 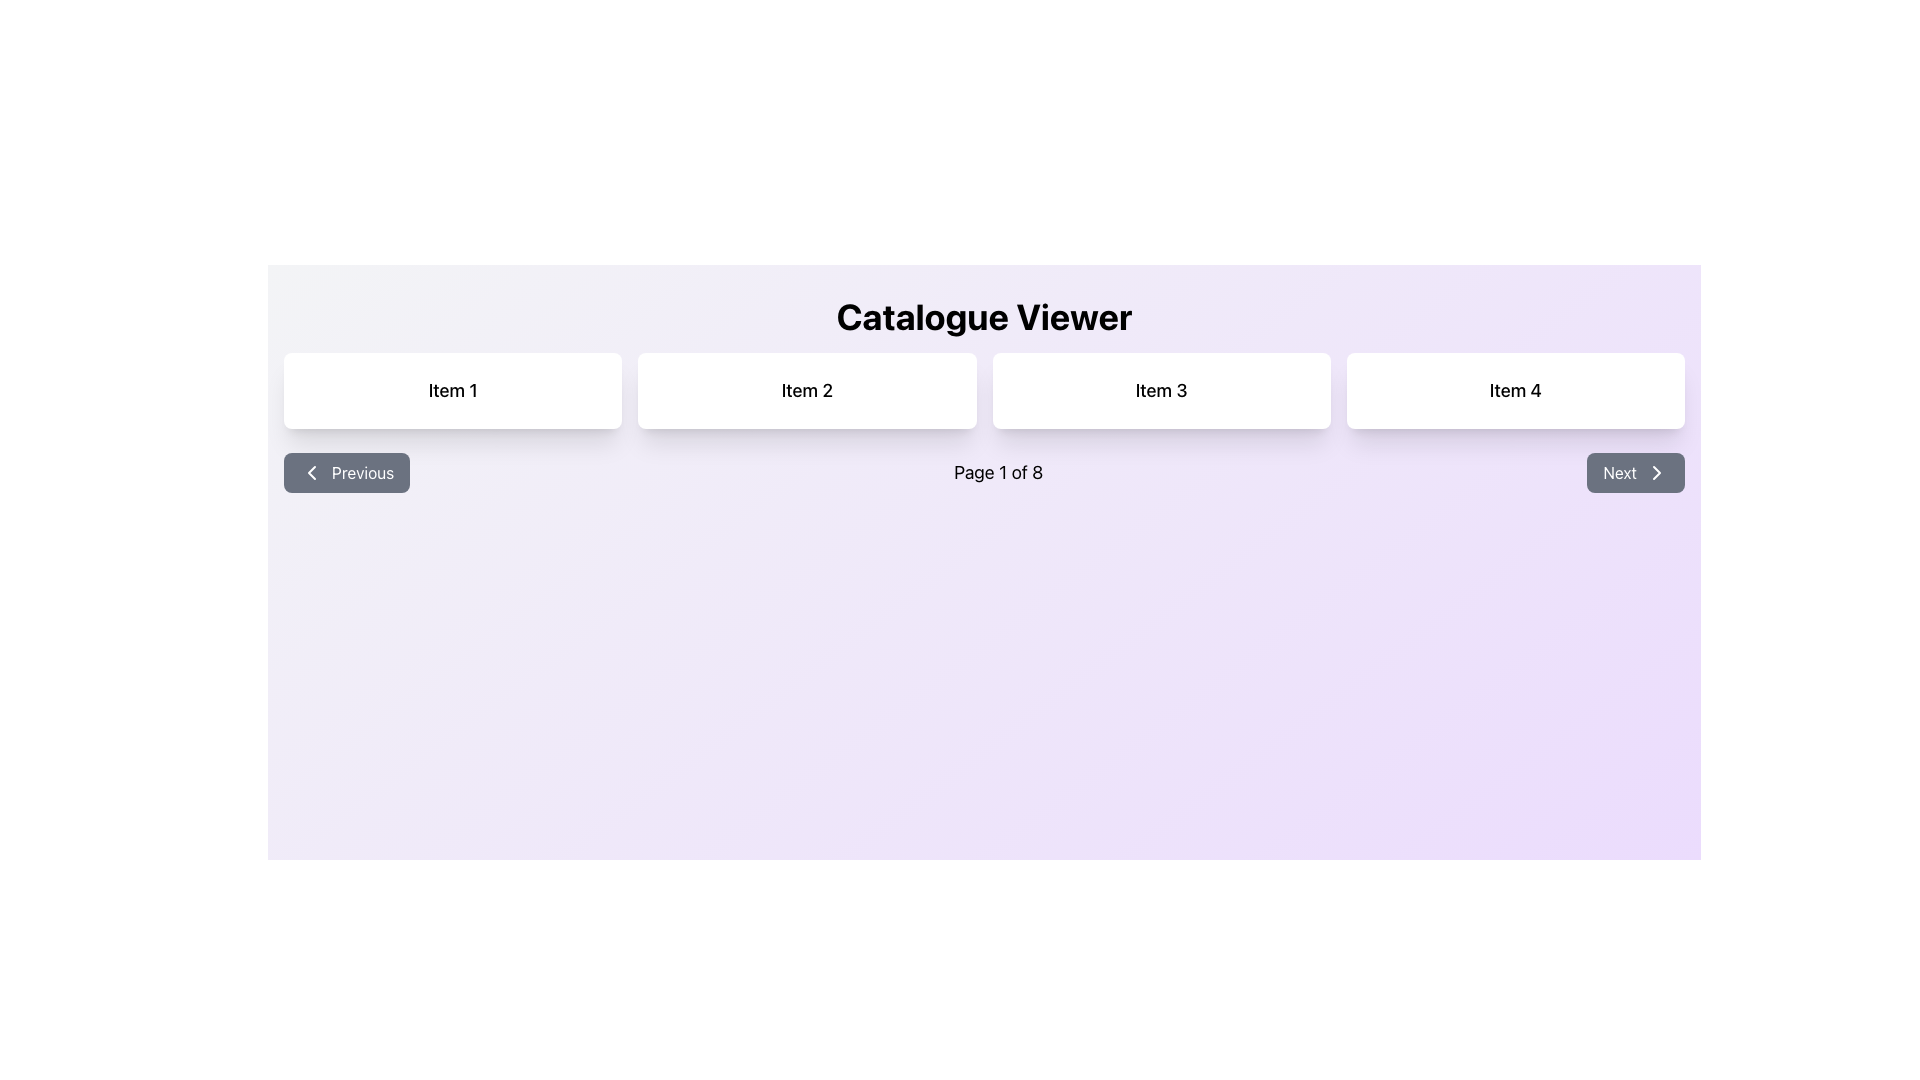 What do you see at coordinates (1656, 473) in the screenshot?
I see `the 'Next' button icon that indicates navigation to the next set of items in the paginated view, located at the bottom-right corner of the interface` at bounding box center [1656, 473].